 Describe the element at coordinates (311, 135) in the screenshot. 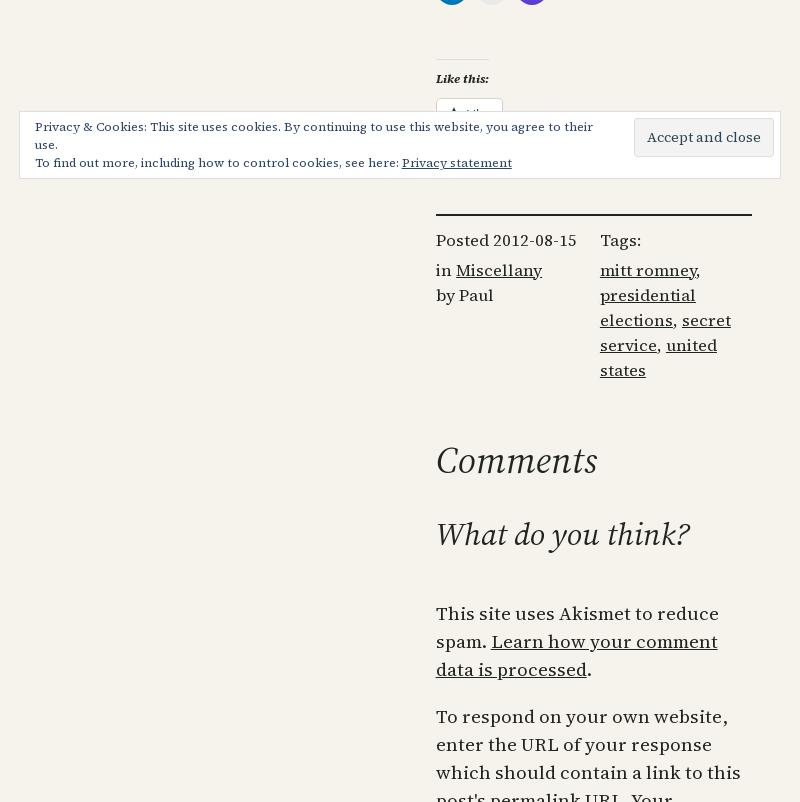

I see `'Privacy & Cookies: This site uses cookies. By continuing to use this website, you agree to their use.'` at that location.